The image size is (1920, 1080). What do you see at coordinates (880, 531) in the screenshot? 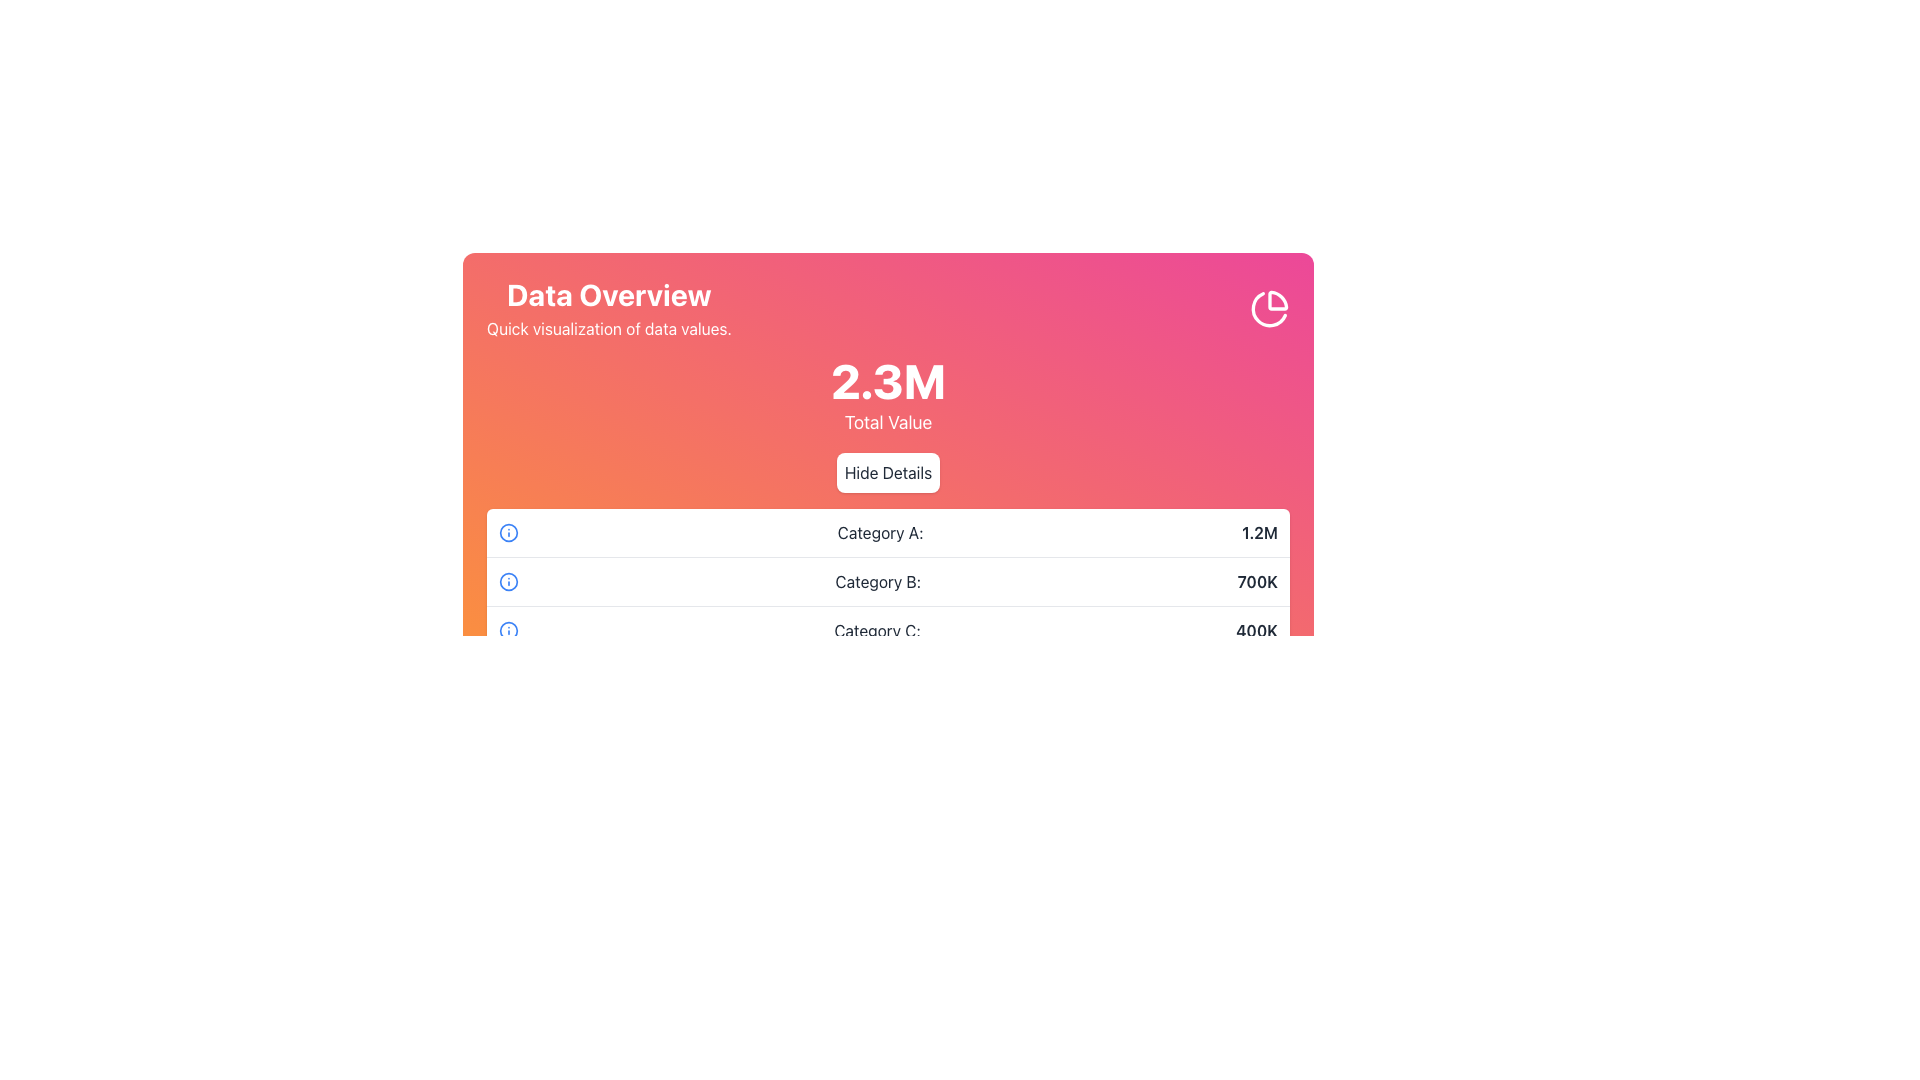
I see `text label that provides context for the numerical value '1.2M' associated with 'Category A', located in the first row of the category list` at bounding box center [880, 531].